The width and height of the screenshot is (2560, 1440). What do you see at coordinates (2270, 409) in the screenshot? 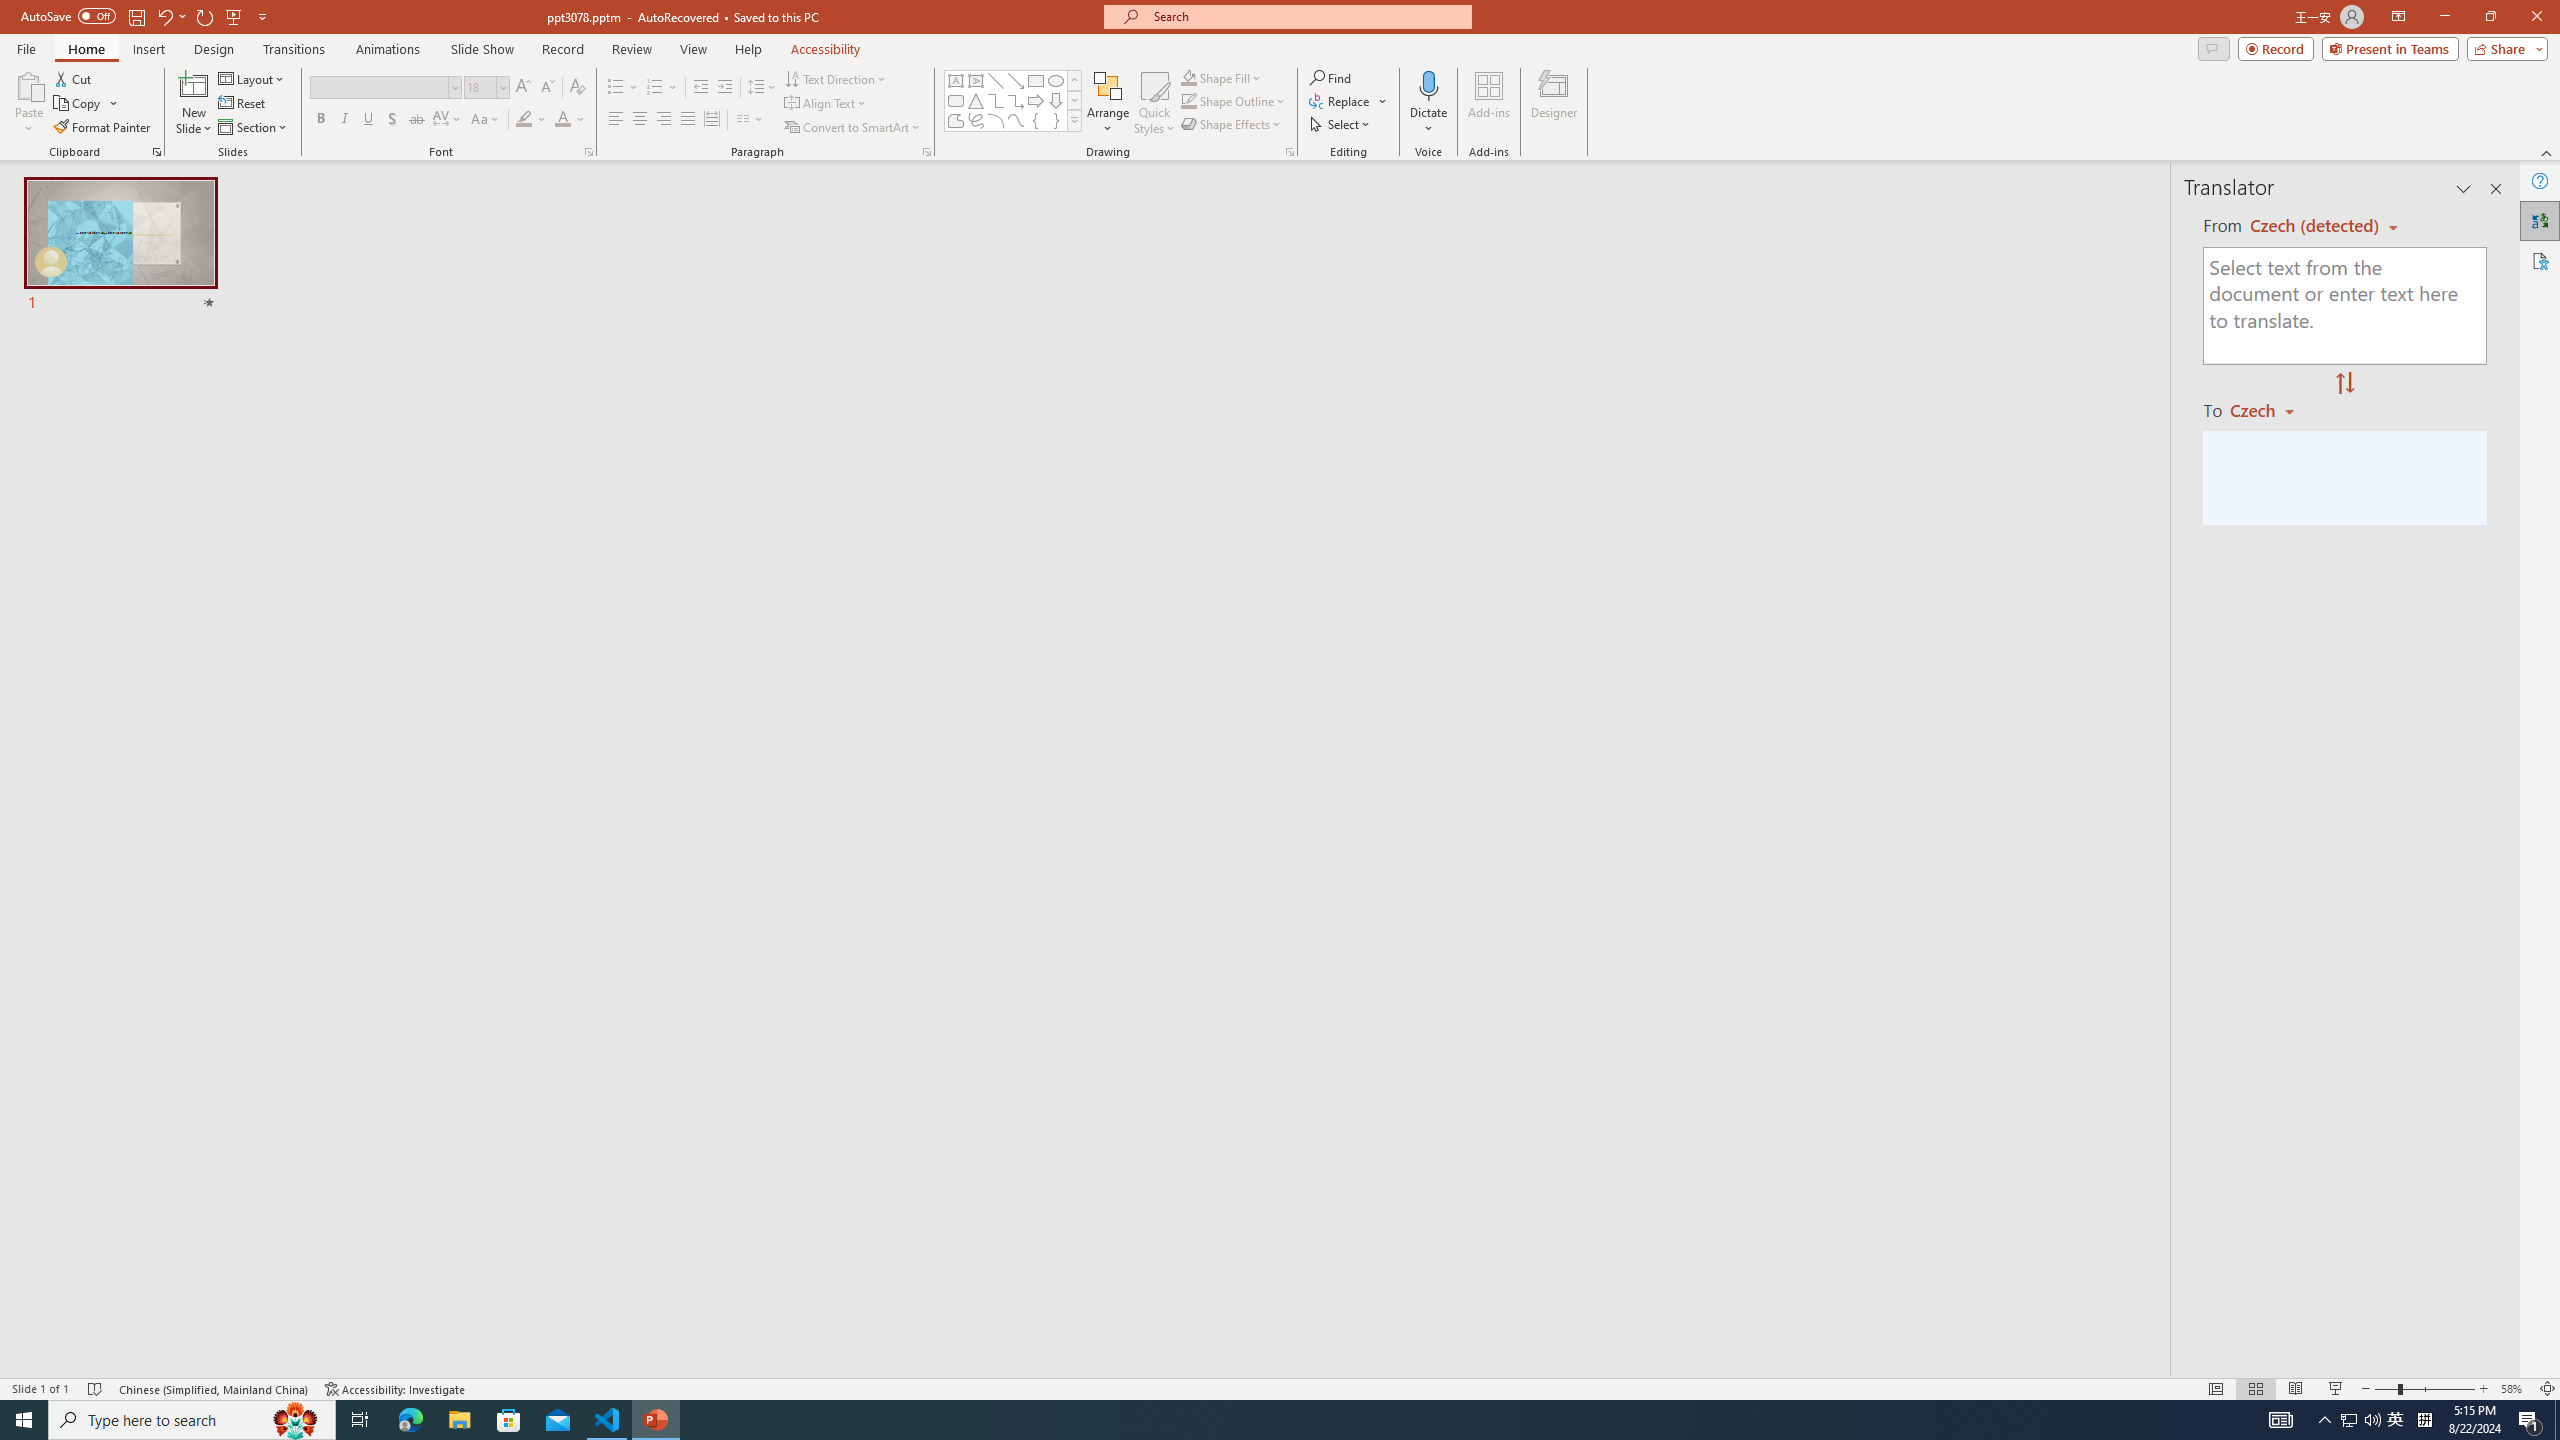
I see `'Czech'` at bounding box center [2270, 409].